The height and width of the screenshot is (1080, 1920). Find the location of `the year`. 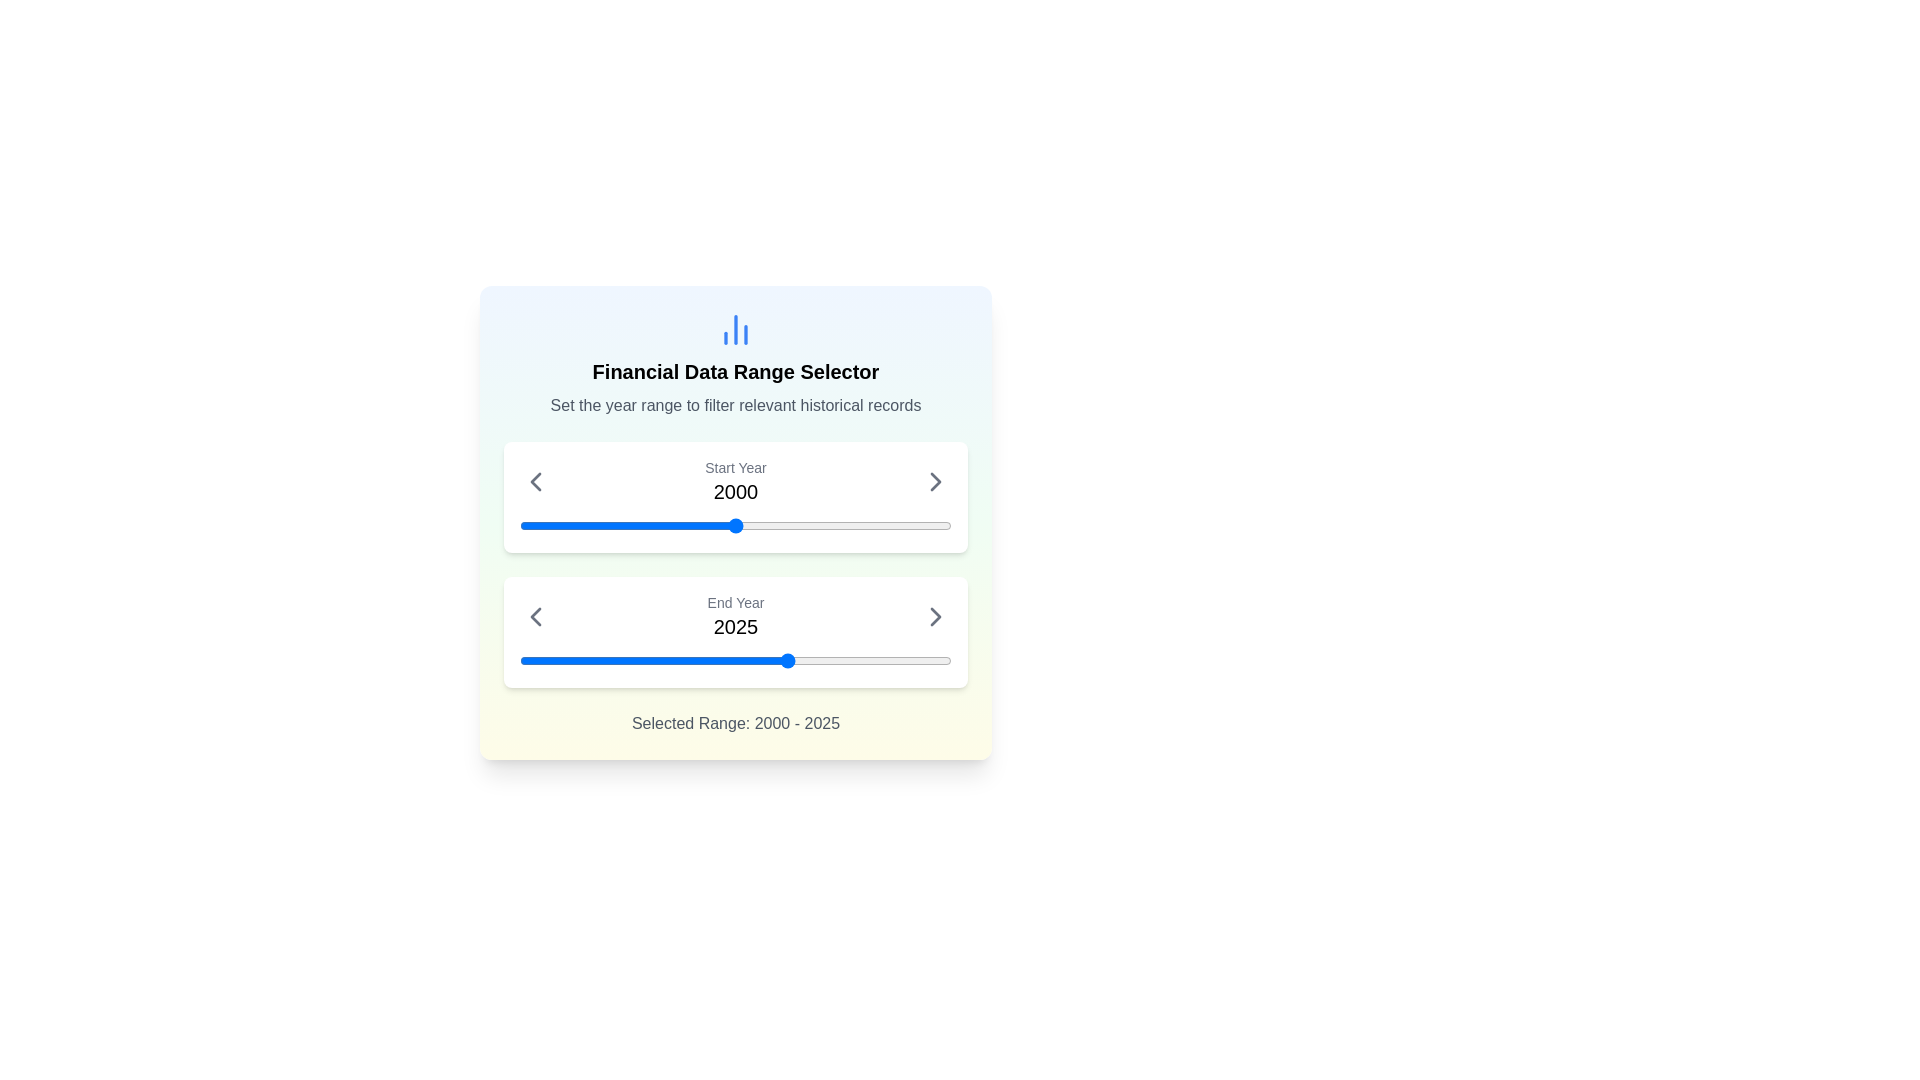

the year is located at coordinates (528, 660).